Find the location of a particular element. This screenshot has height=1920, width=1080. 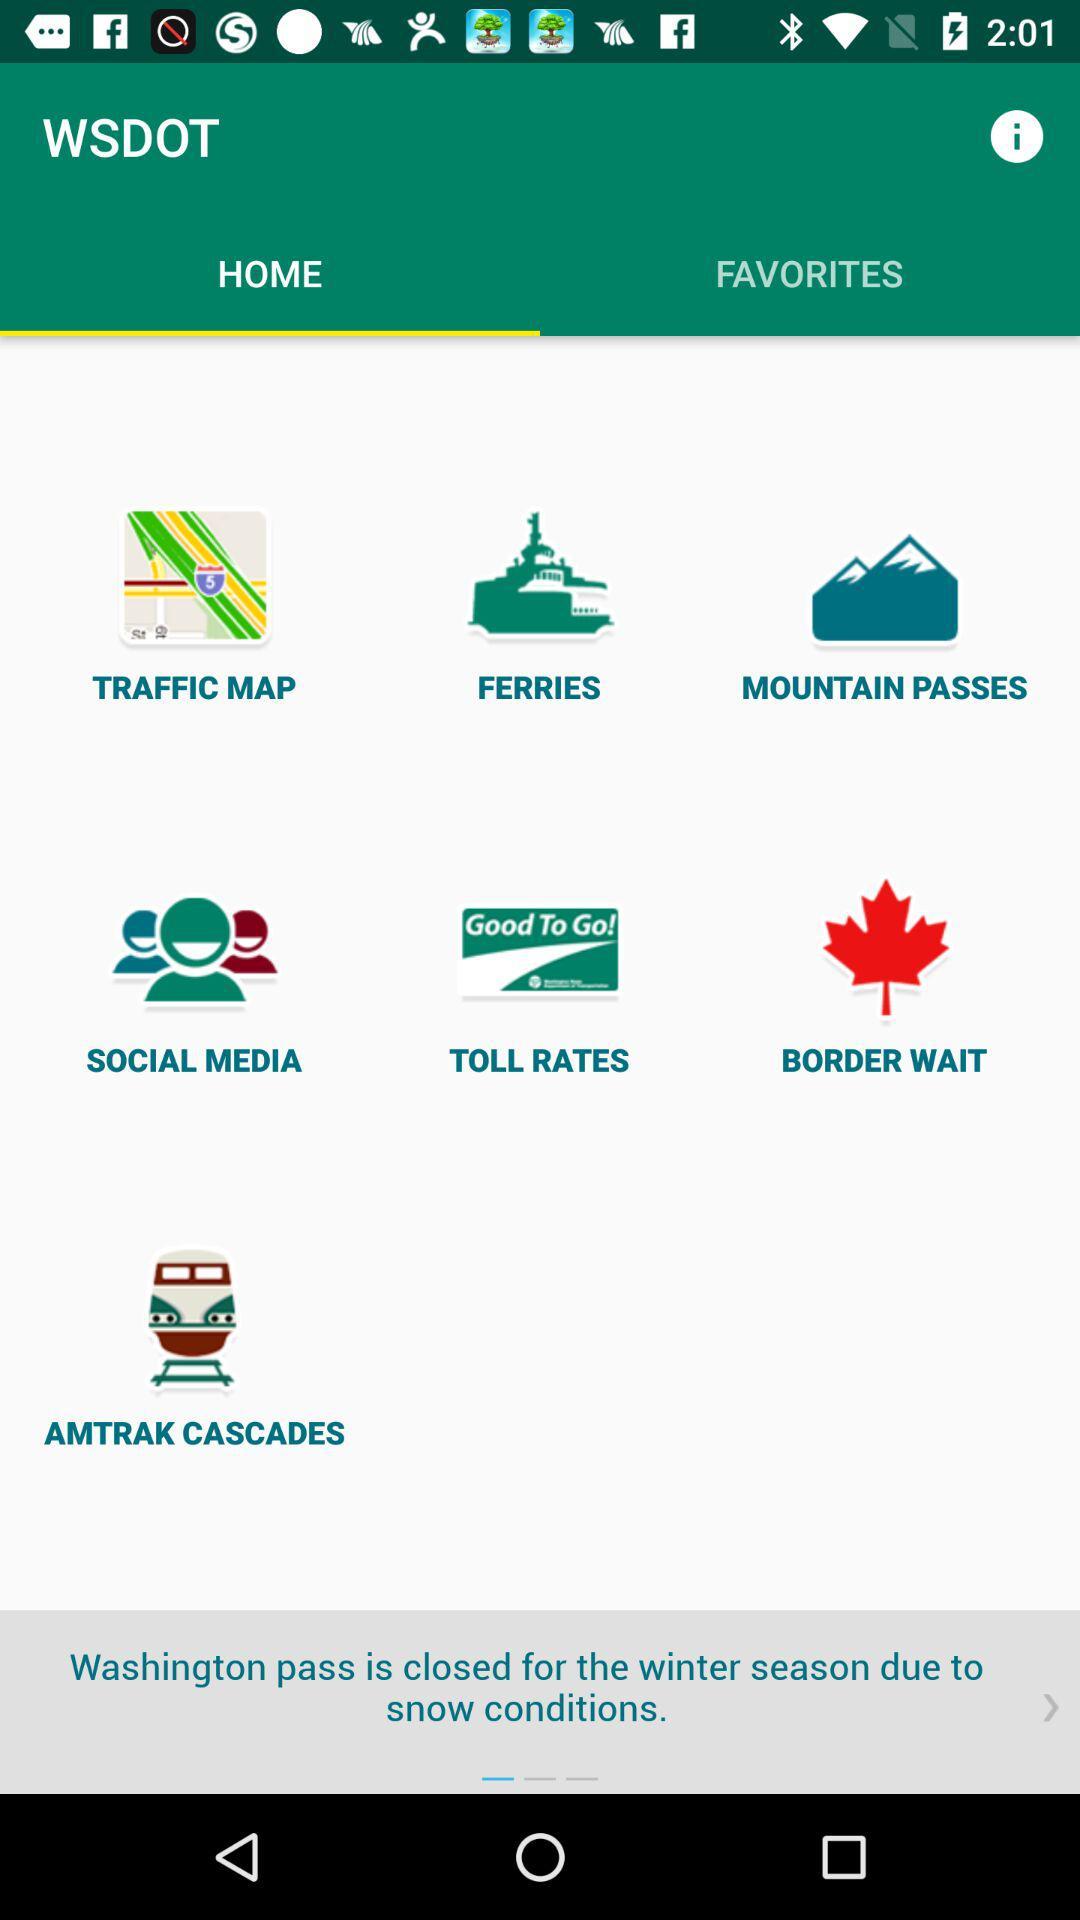

the amtrak cascades at the bottom left corner is located at coordinates (194, 1345).